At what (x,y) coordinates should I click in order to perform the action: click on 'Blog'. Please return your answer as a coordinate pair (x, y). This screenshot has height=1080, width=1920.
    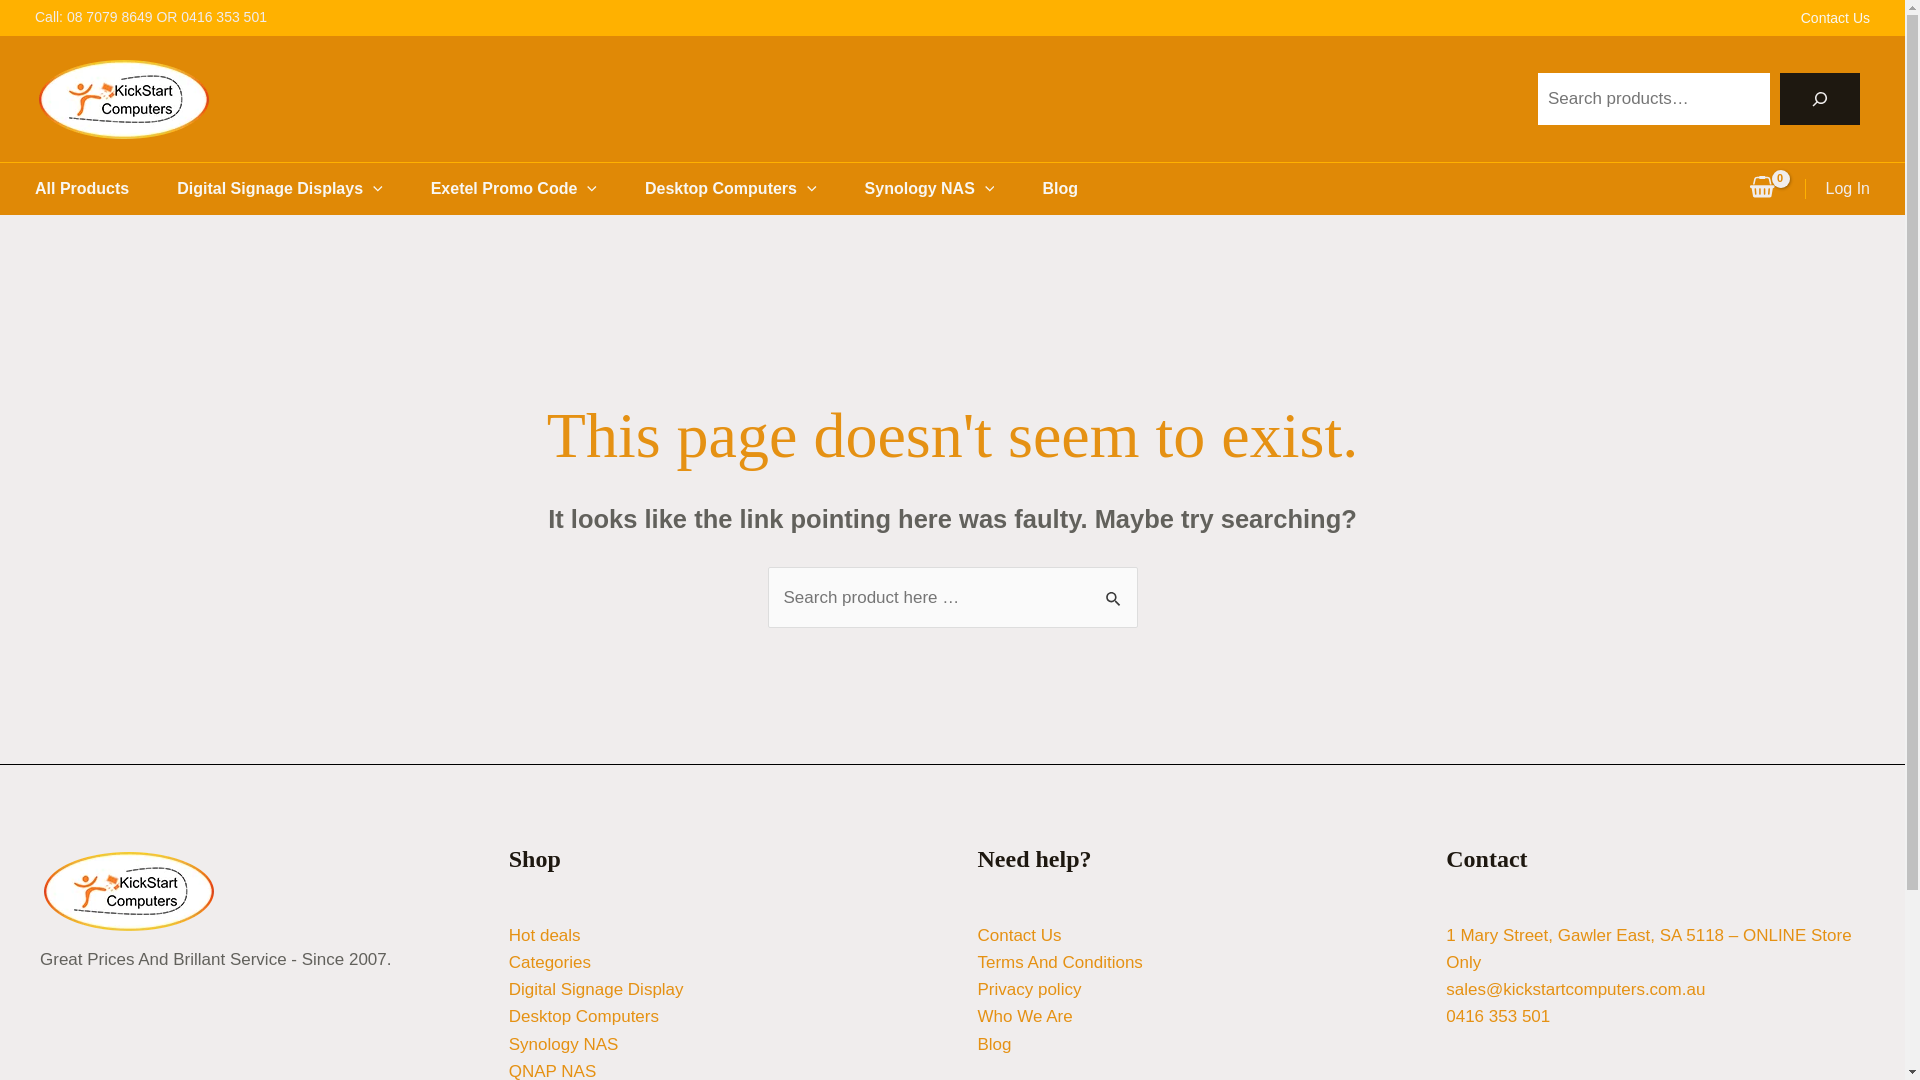
    Looking at the image, I should click on (994, 1043).